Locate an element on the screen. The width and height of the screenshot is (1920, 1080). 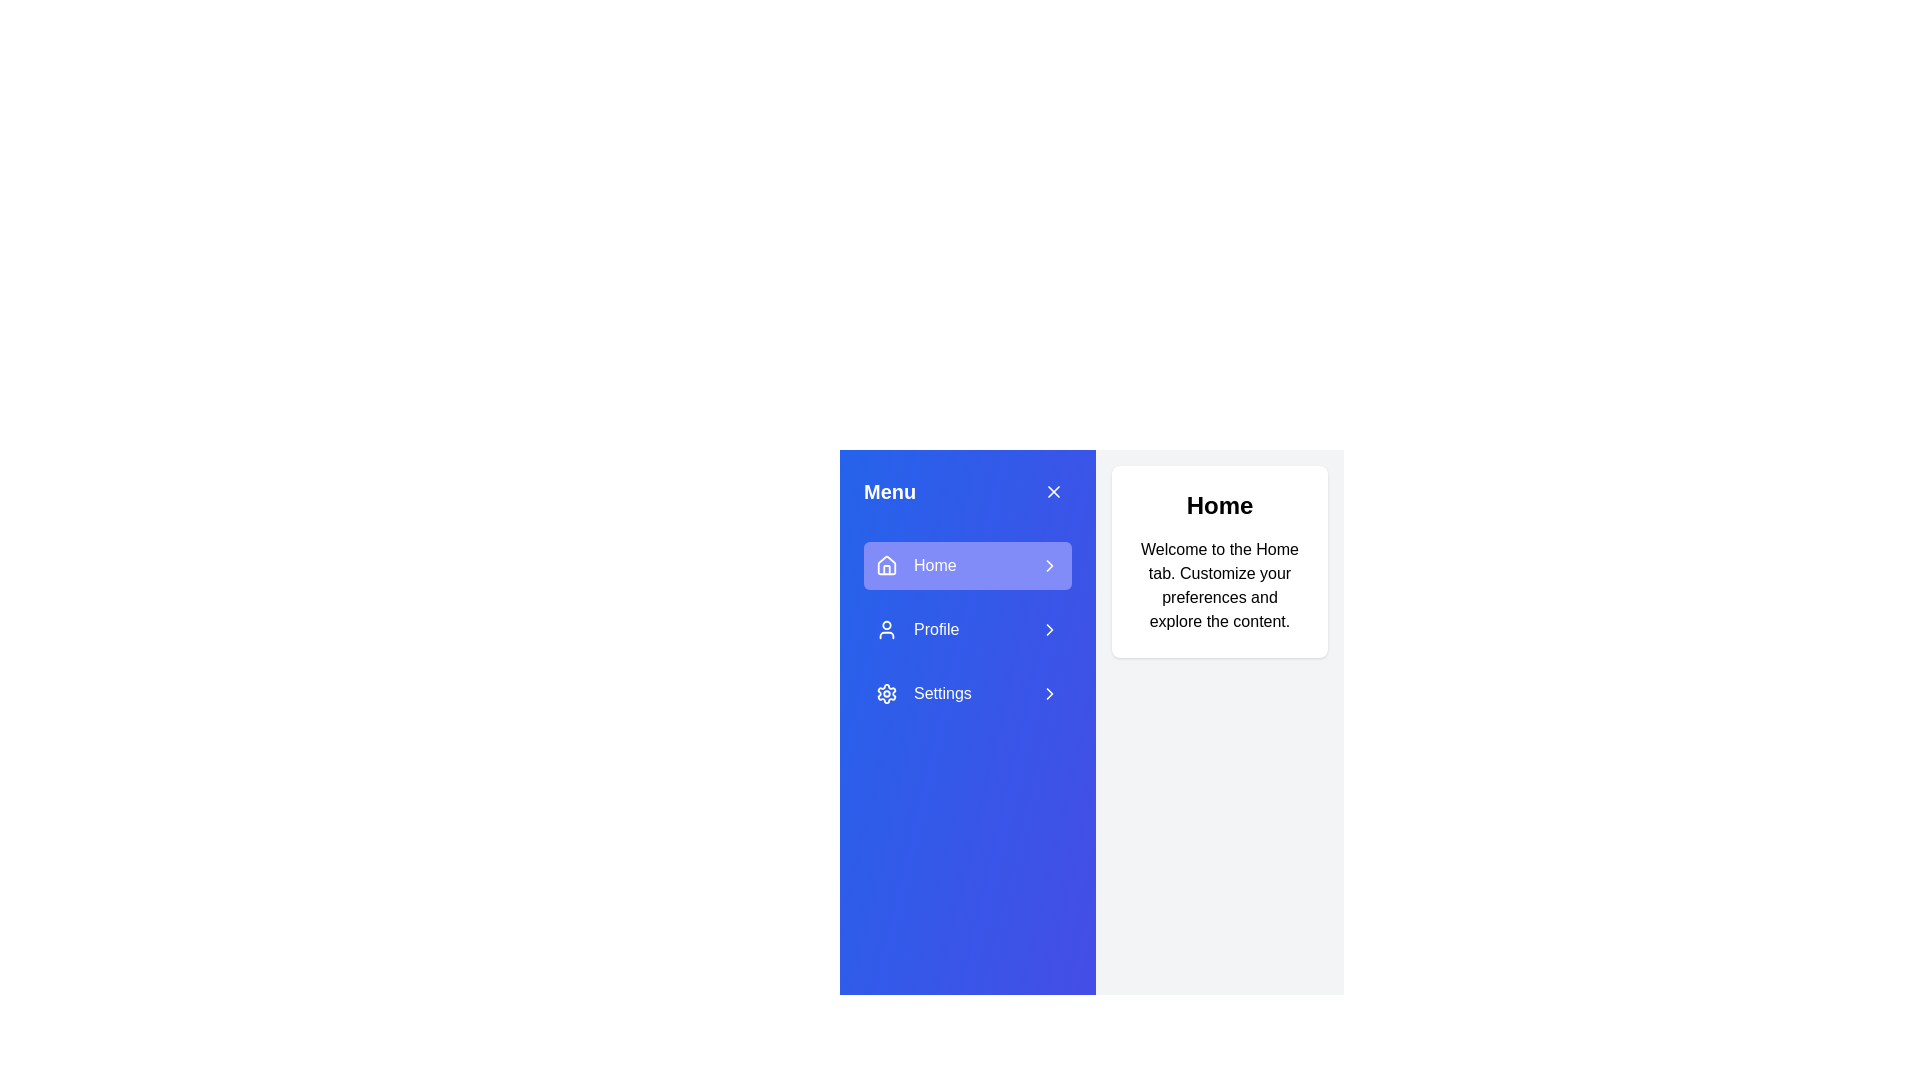
the settings icon located in the left sidebar menu, which is the third item after 'Home' and 'Profile' is located at coordinates (886, 693).